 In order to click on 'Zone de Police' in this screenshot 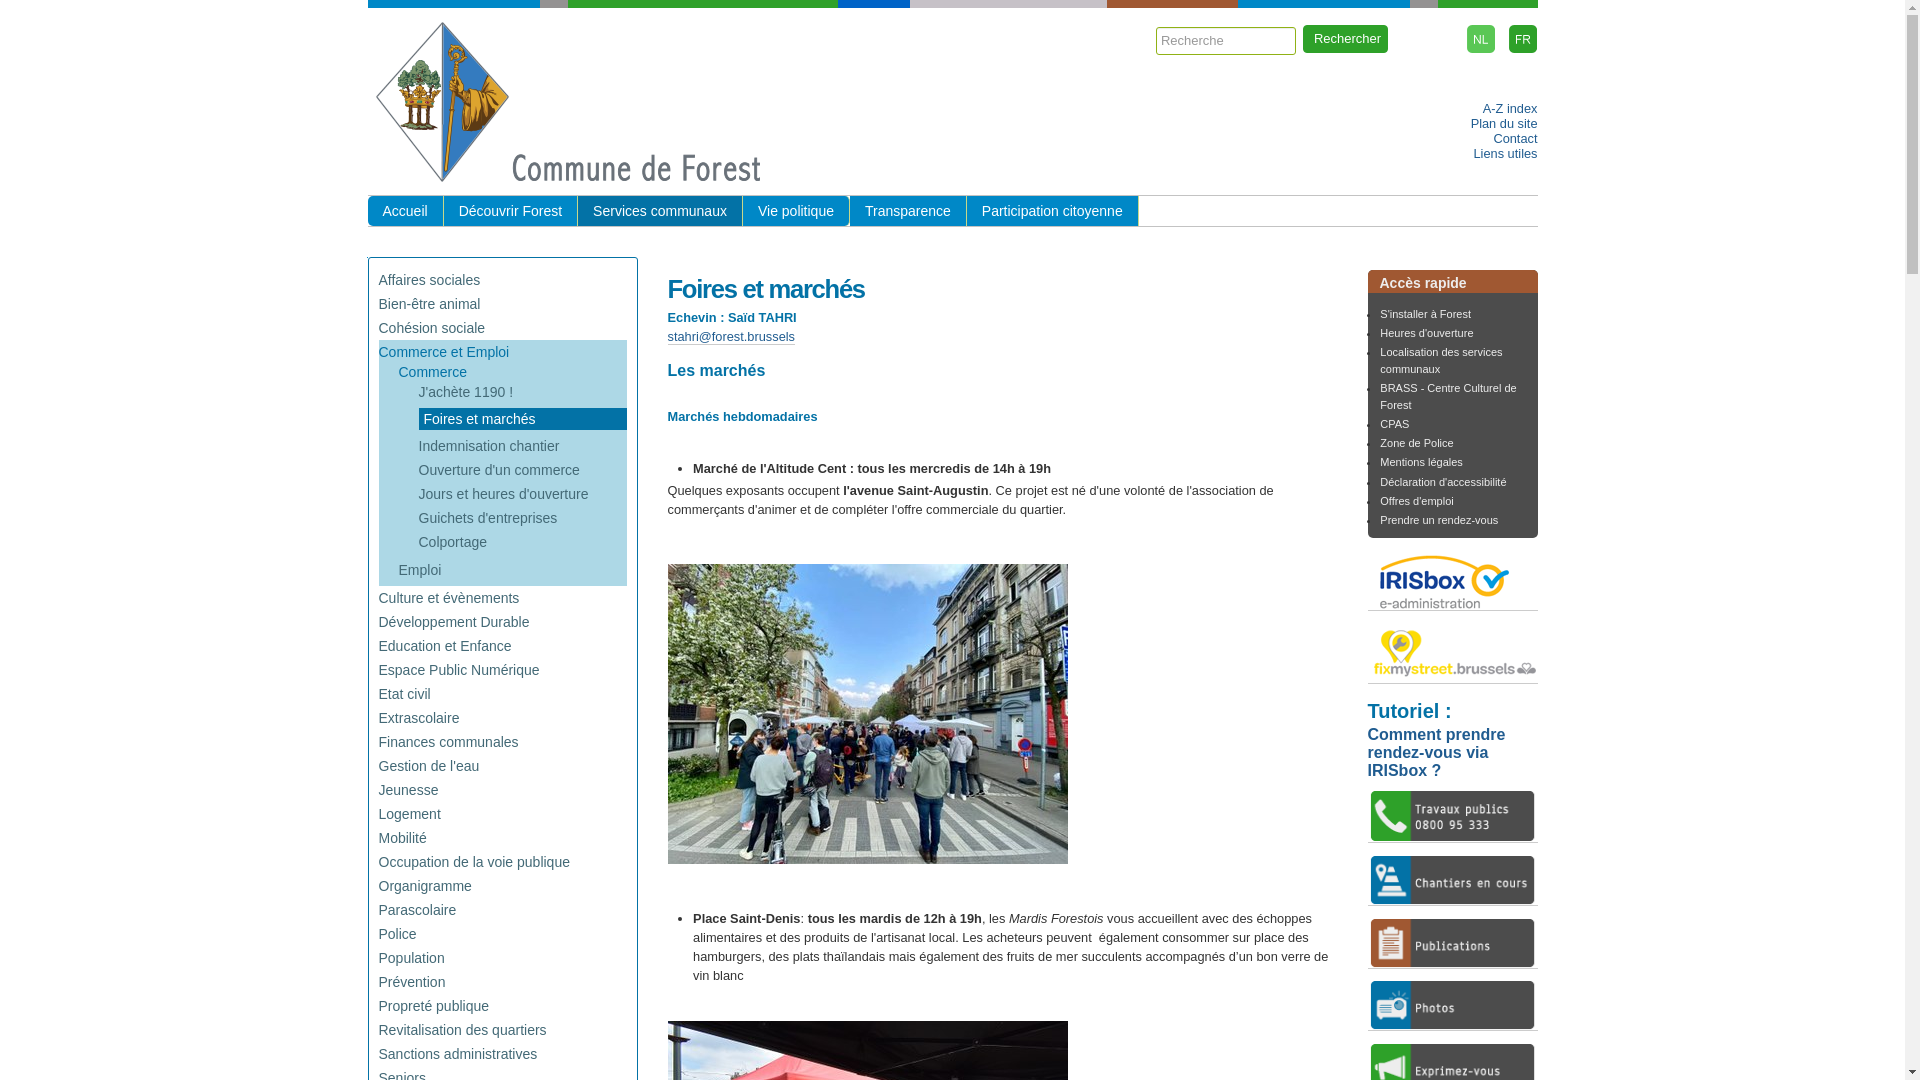, I will do `click(1415, 442)`.